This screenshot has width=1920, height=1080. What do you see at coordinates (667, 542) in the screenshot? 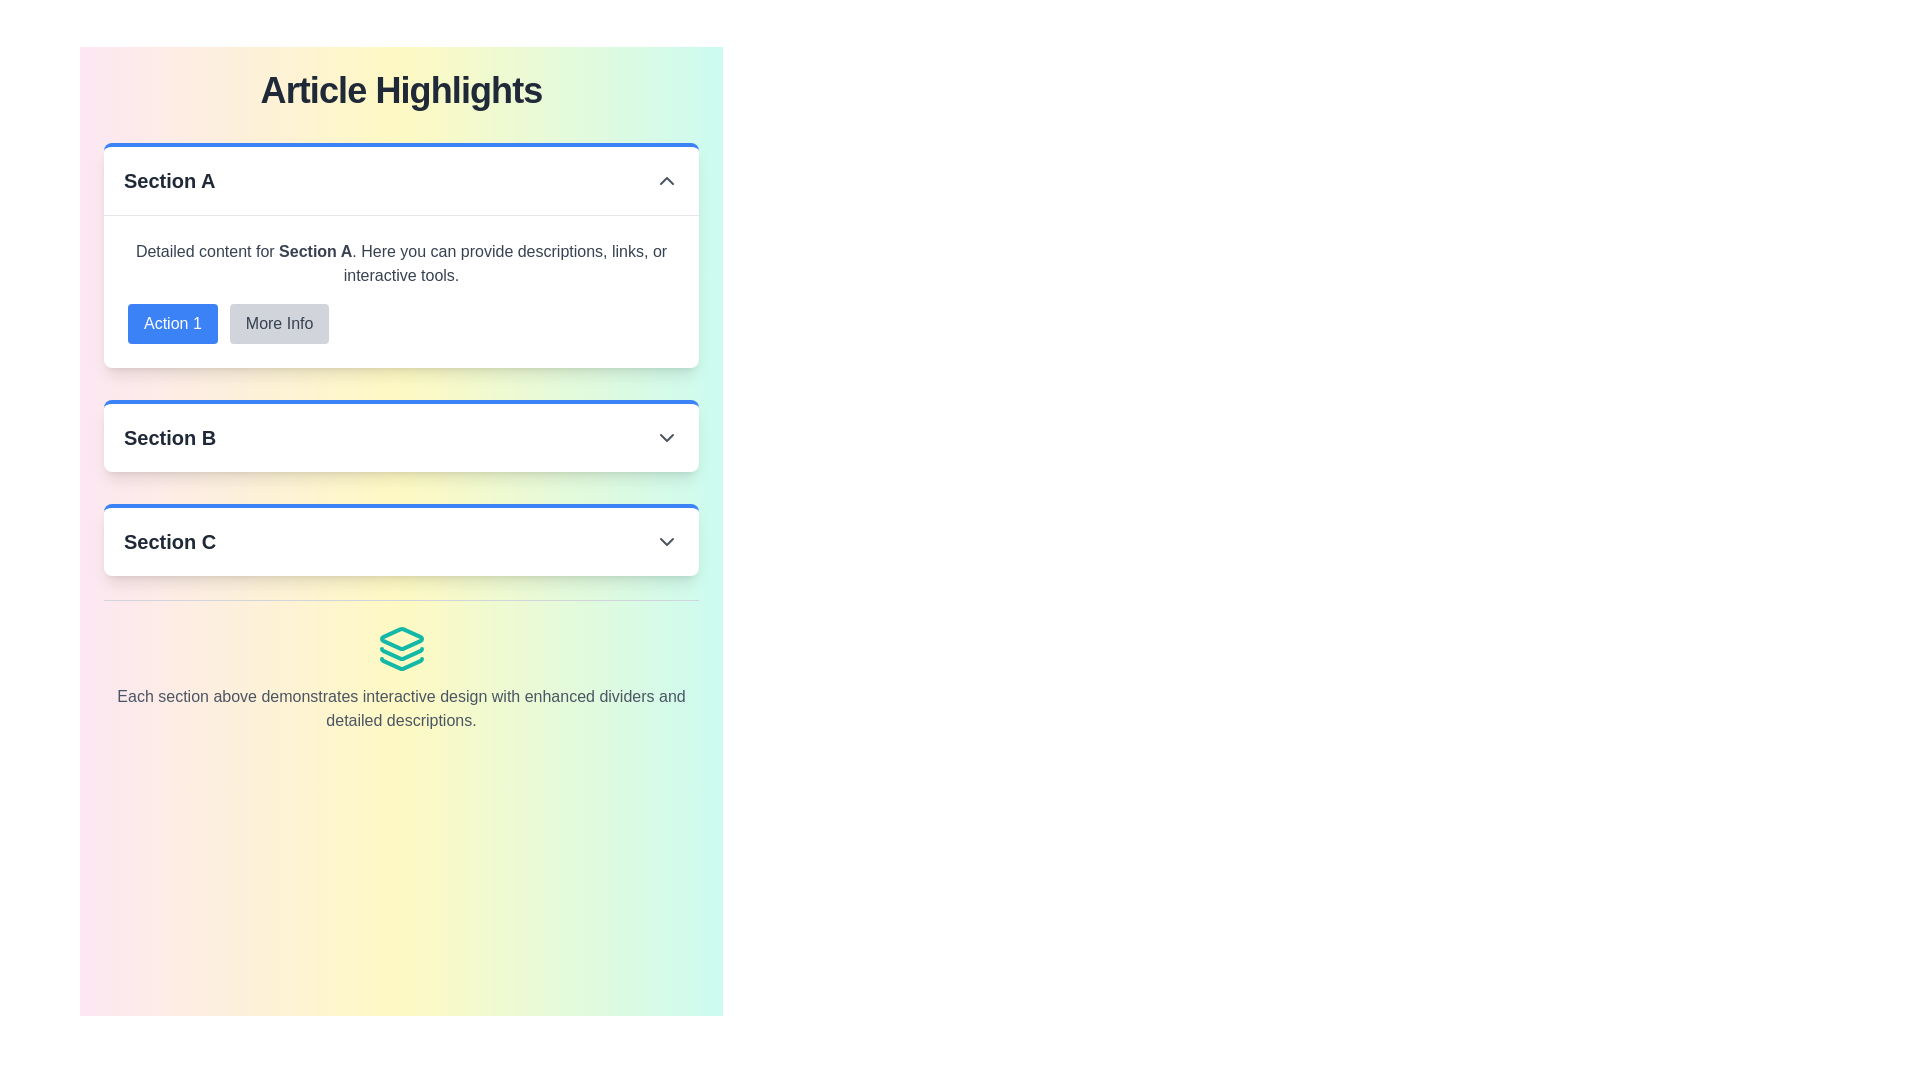
I see `the Dropdown indicator icon located in 'Section C'` at bounding box center [667, 542].